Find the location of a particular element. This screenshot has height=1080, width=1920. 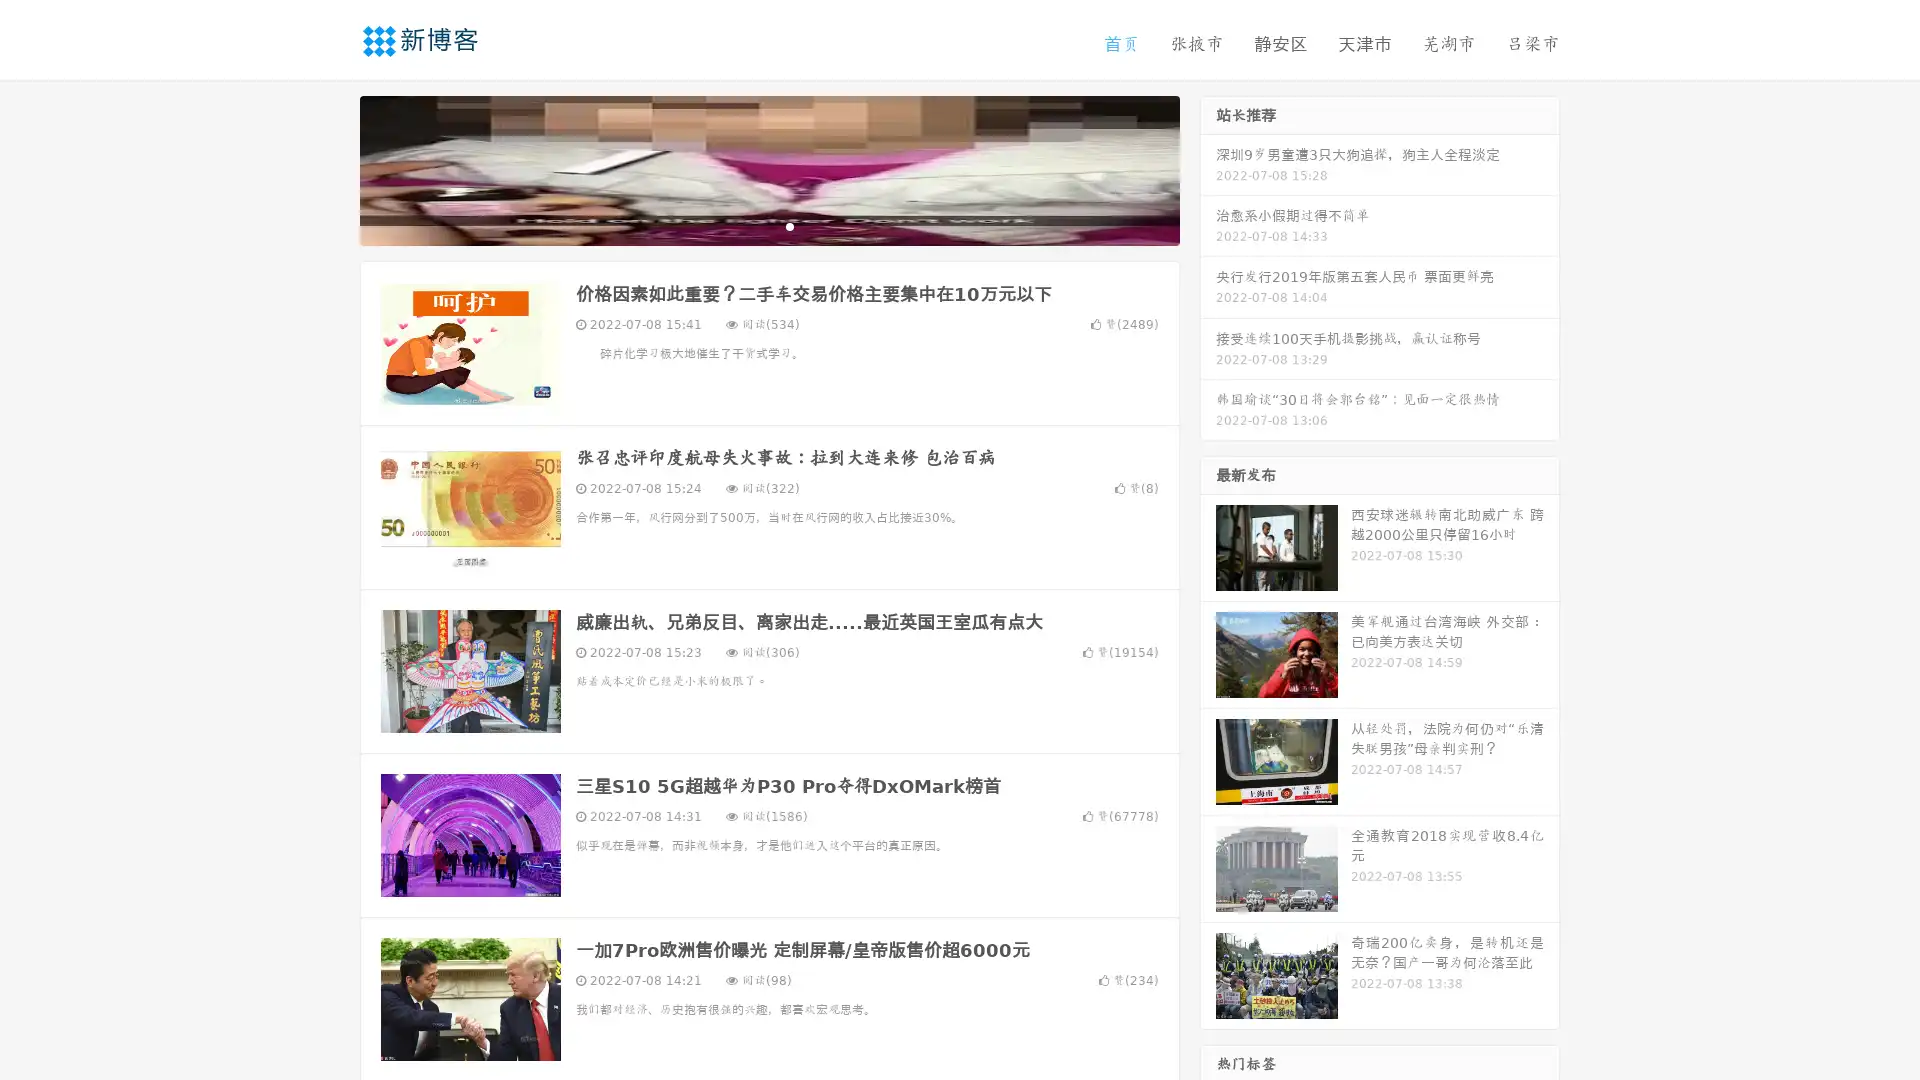

Go to slide 2 is located at coordinates (768, 225).